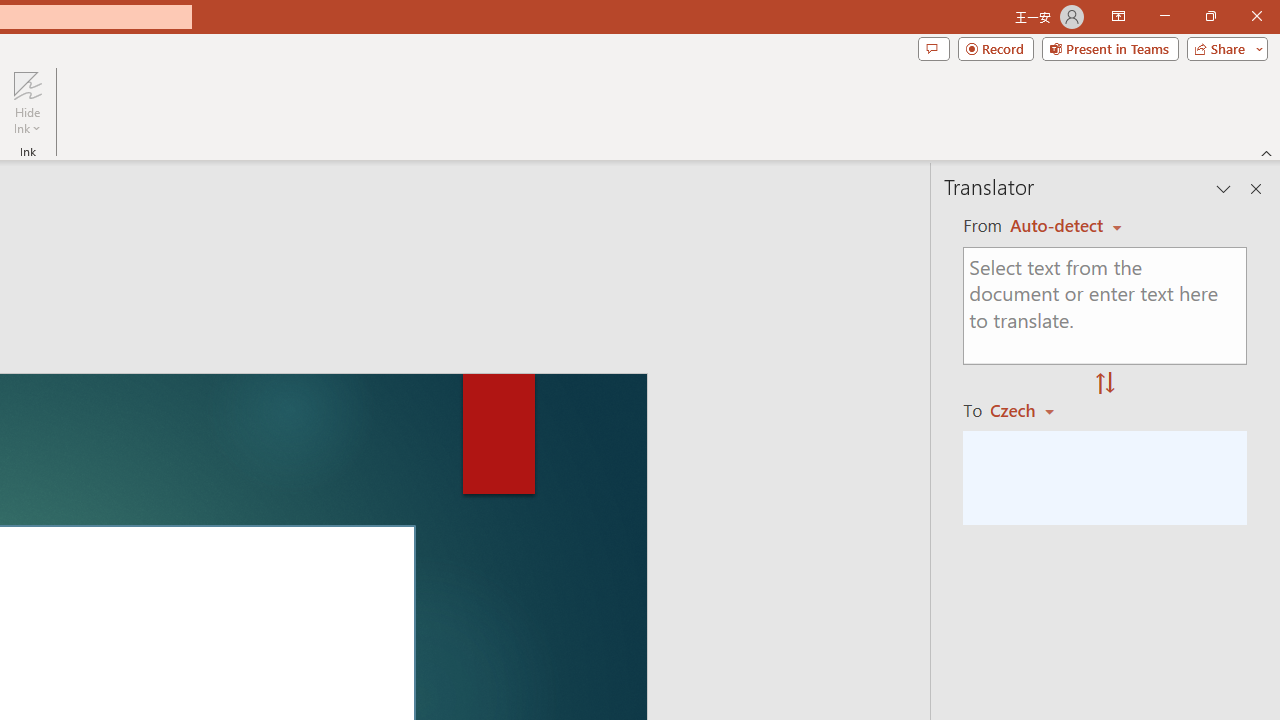 This screenshot has height=720, width=1280. I want to click on 'Close pane', so click(1255, 189).